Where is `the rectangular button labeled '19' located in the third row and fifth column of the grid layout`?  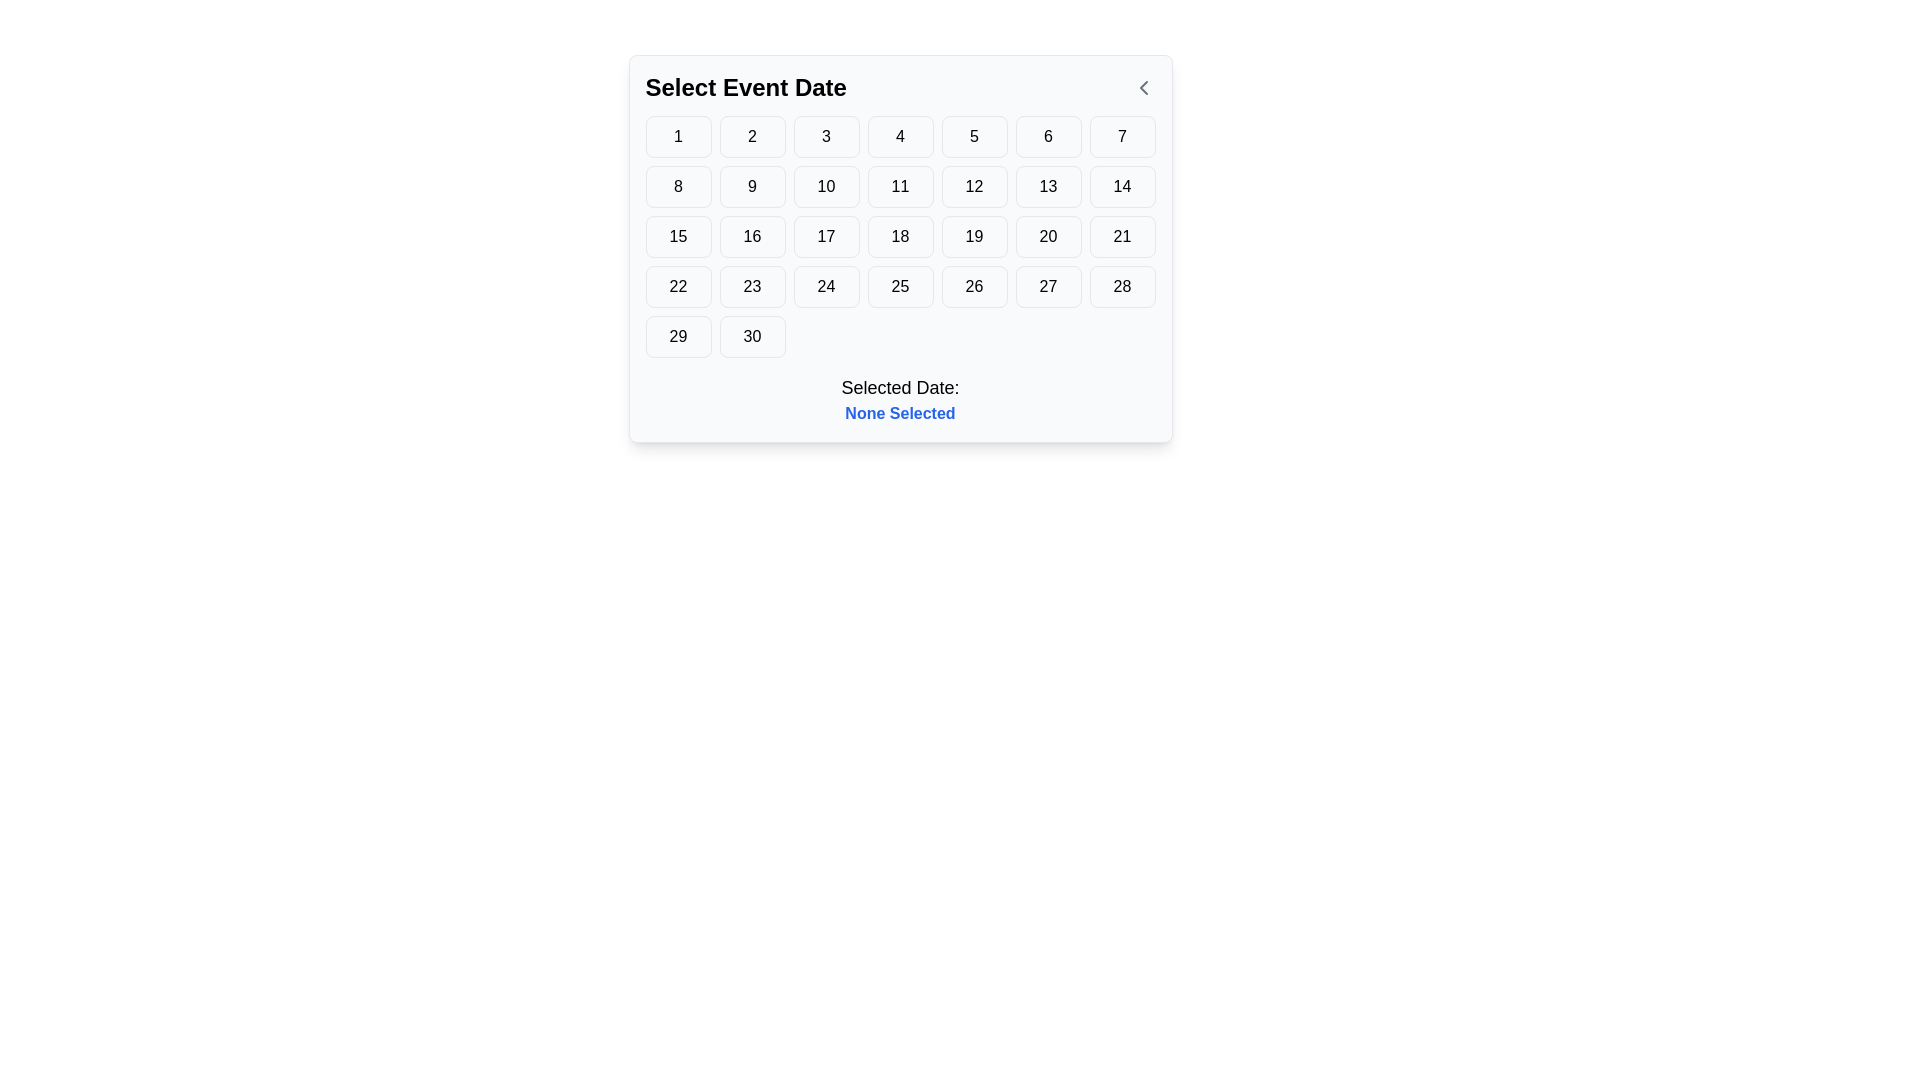
the rectangular button labeled '19' located in the third row and fifth column of the grid layout is located at coordinates (974, 235).